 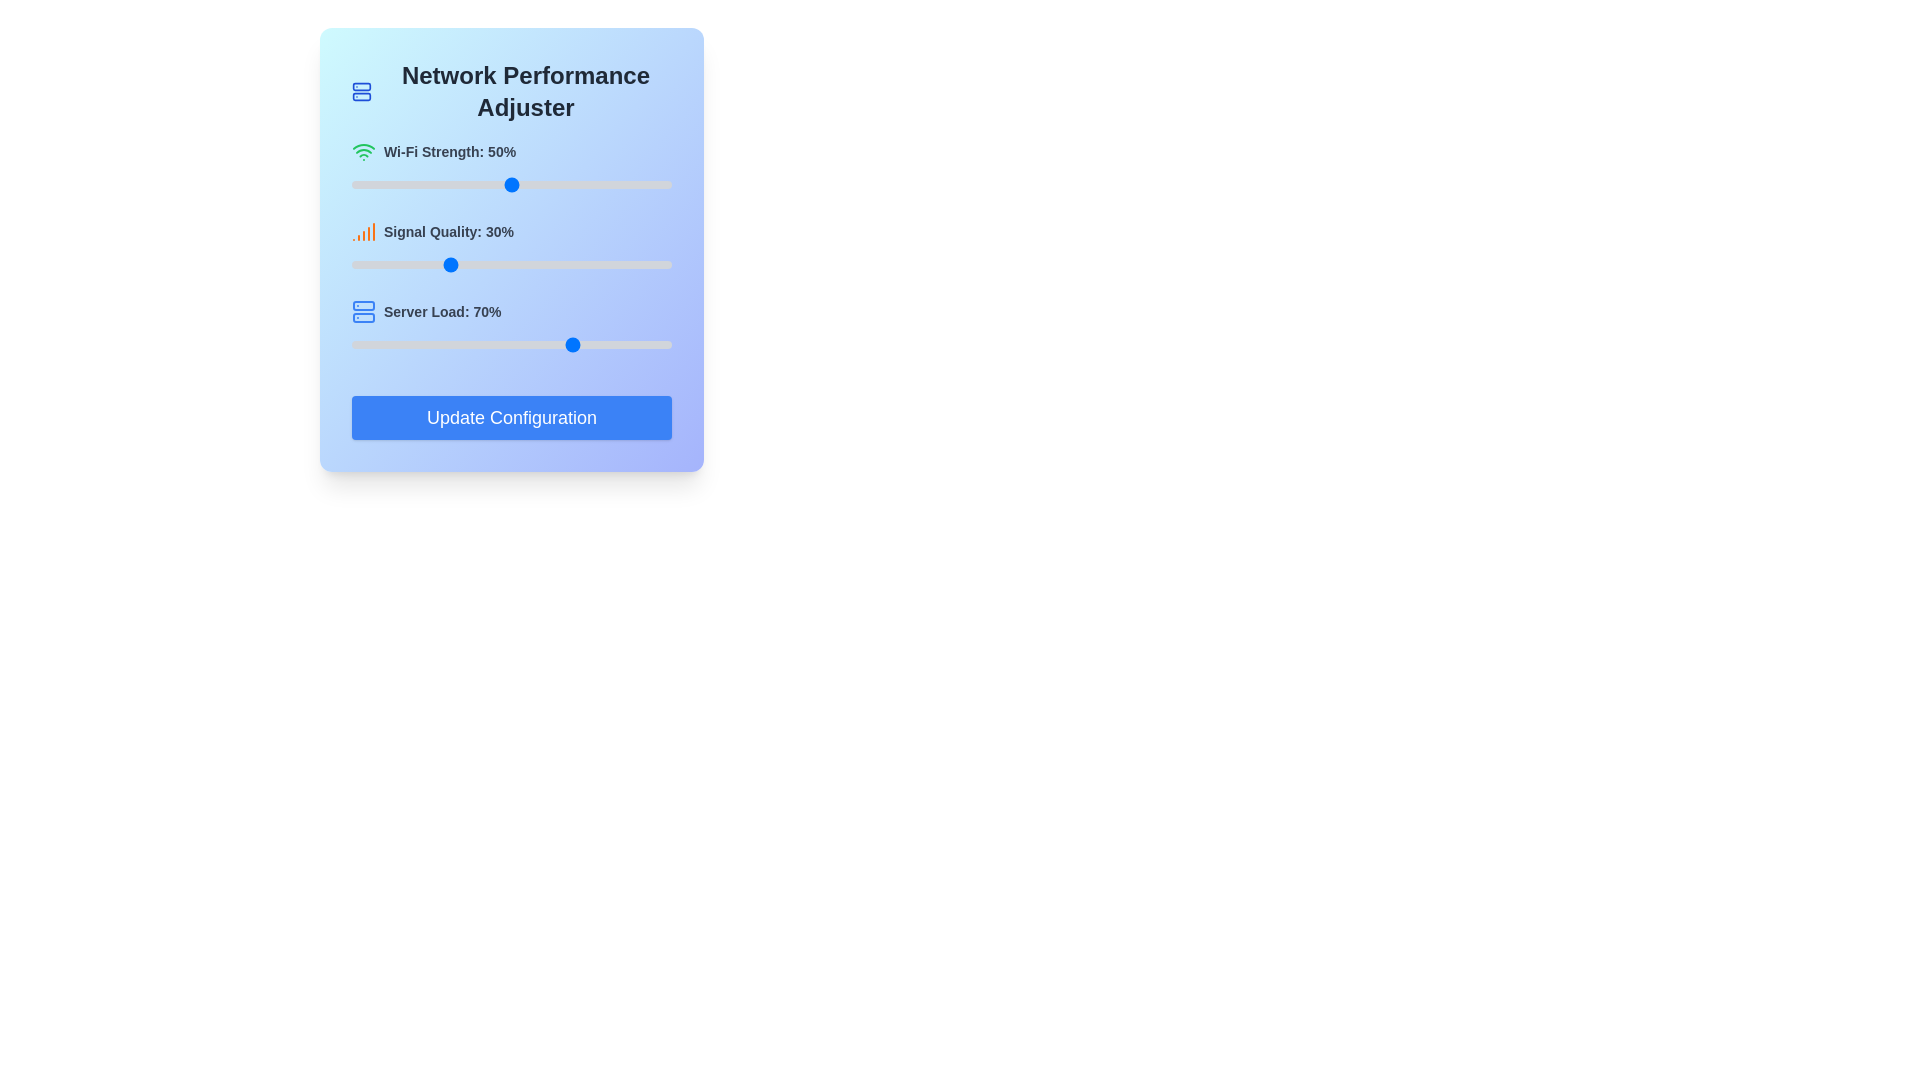 What do you see at coordinates (364, 230) in the screenshot?
I see `the orange vertical signal bar indicator icon which displays ascending bars and is located to the left of the 'Signal Quality: 30%' label` at bounding box center [364, 230].